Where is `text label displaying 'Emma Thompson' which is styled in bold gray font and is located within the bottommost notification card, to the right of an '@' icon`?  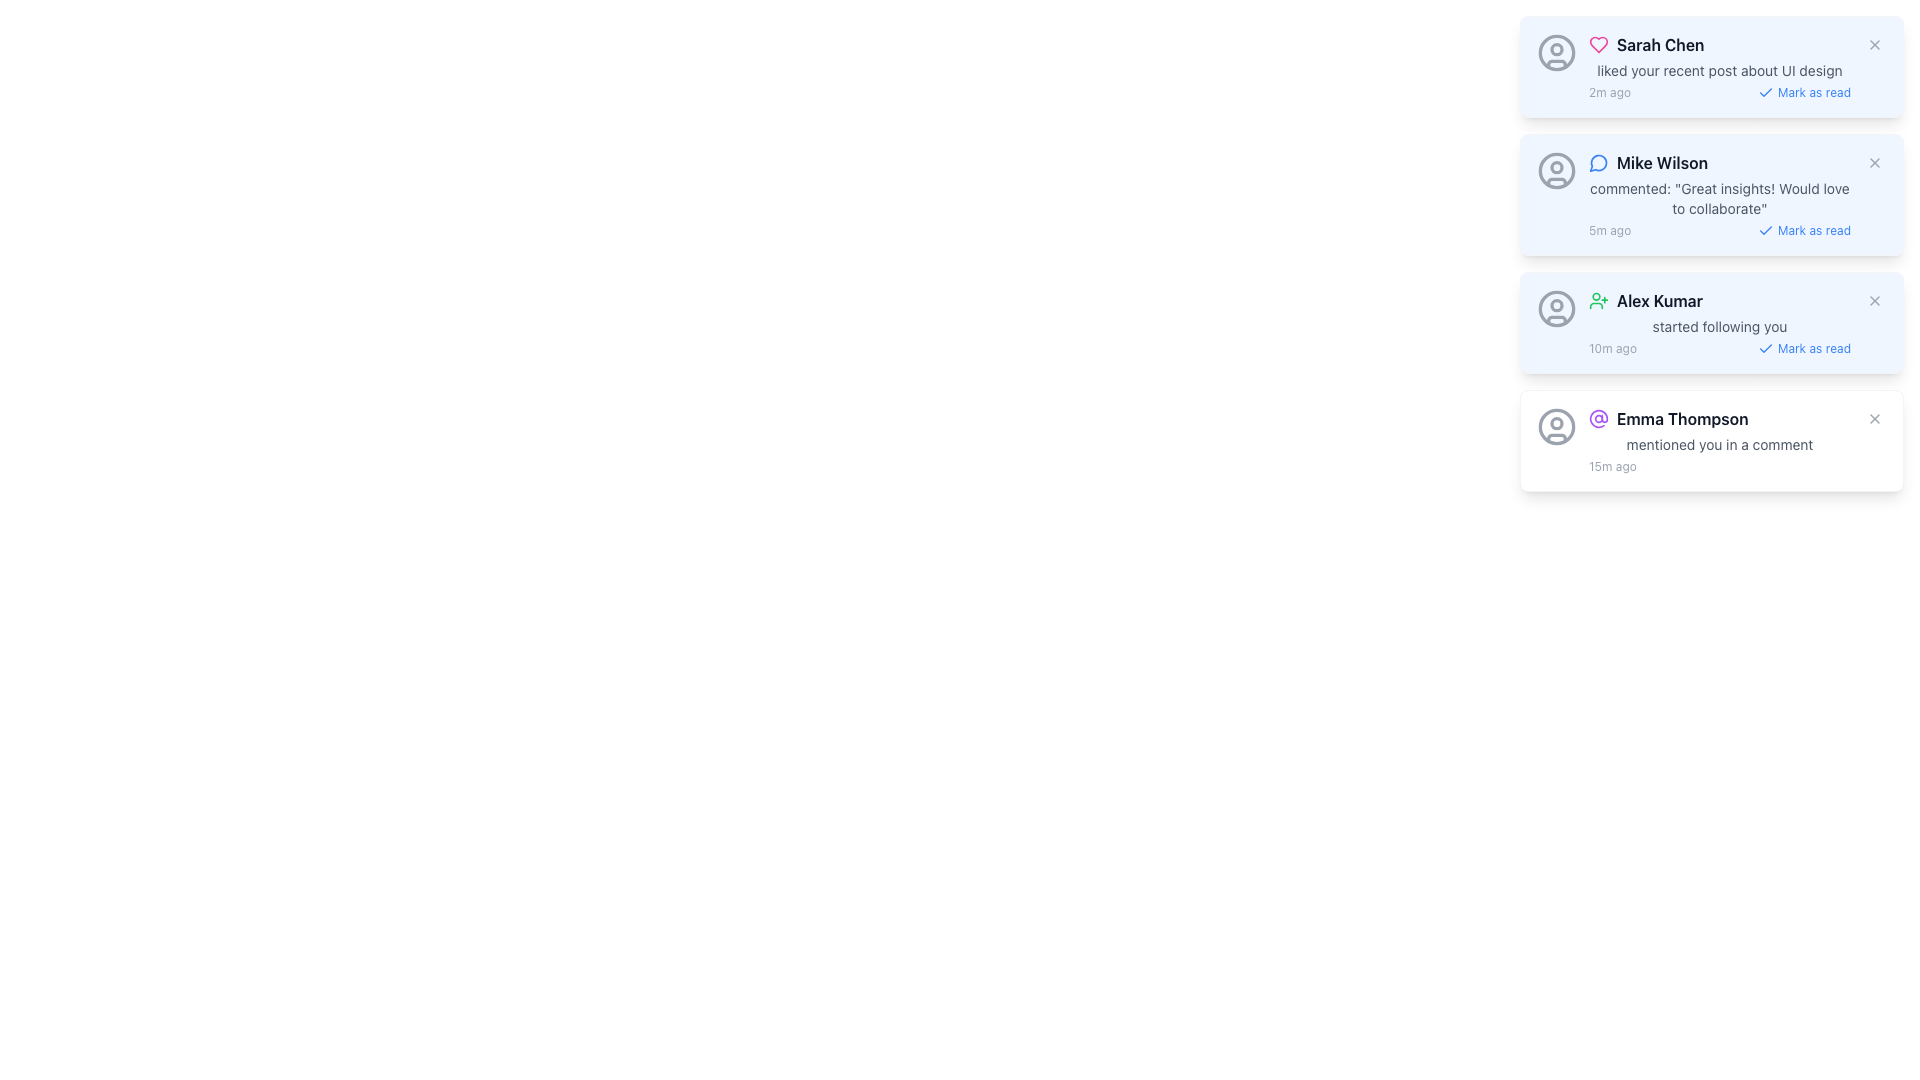 text label displaying 'Emma Thompson' which is styled in bold gray font and is located within the bottommost notification card, to the right of an '@' icon is located at coordinates (1681, 418).